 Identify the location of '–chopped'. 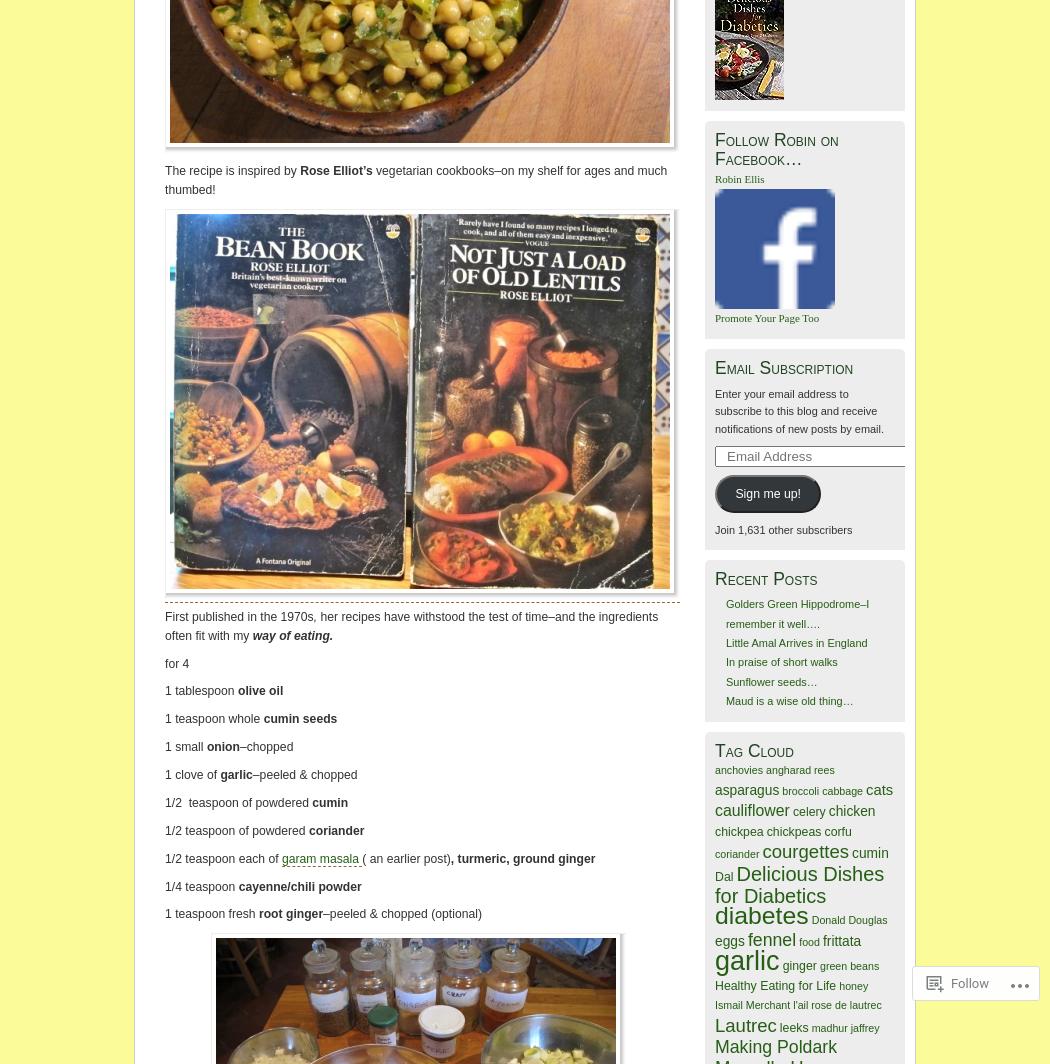
(264, 745).